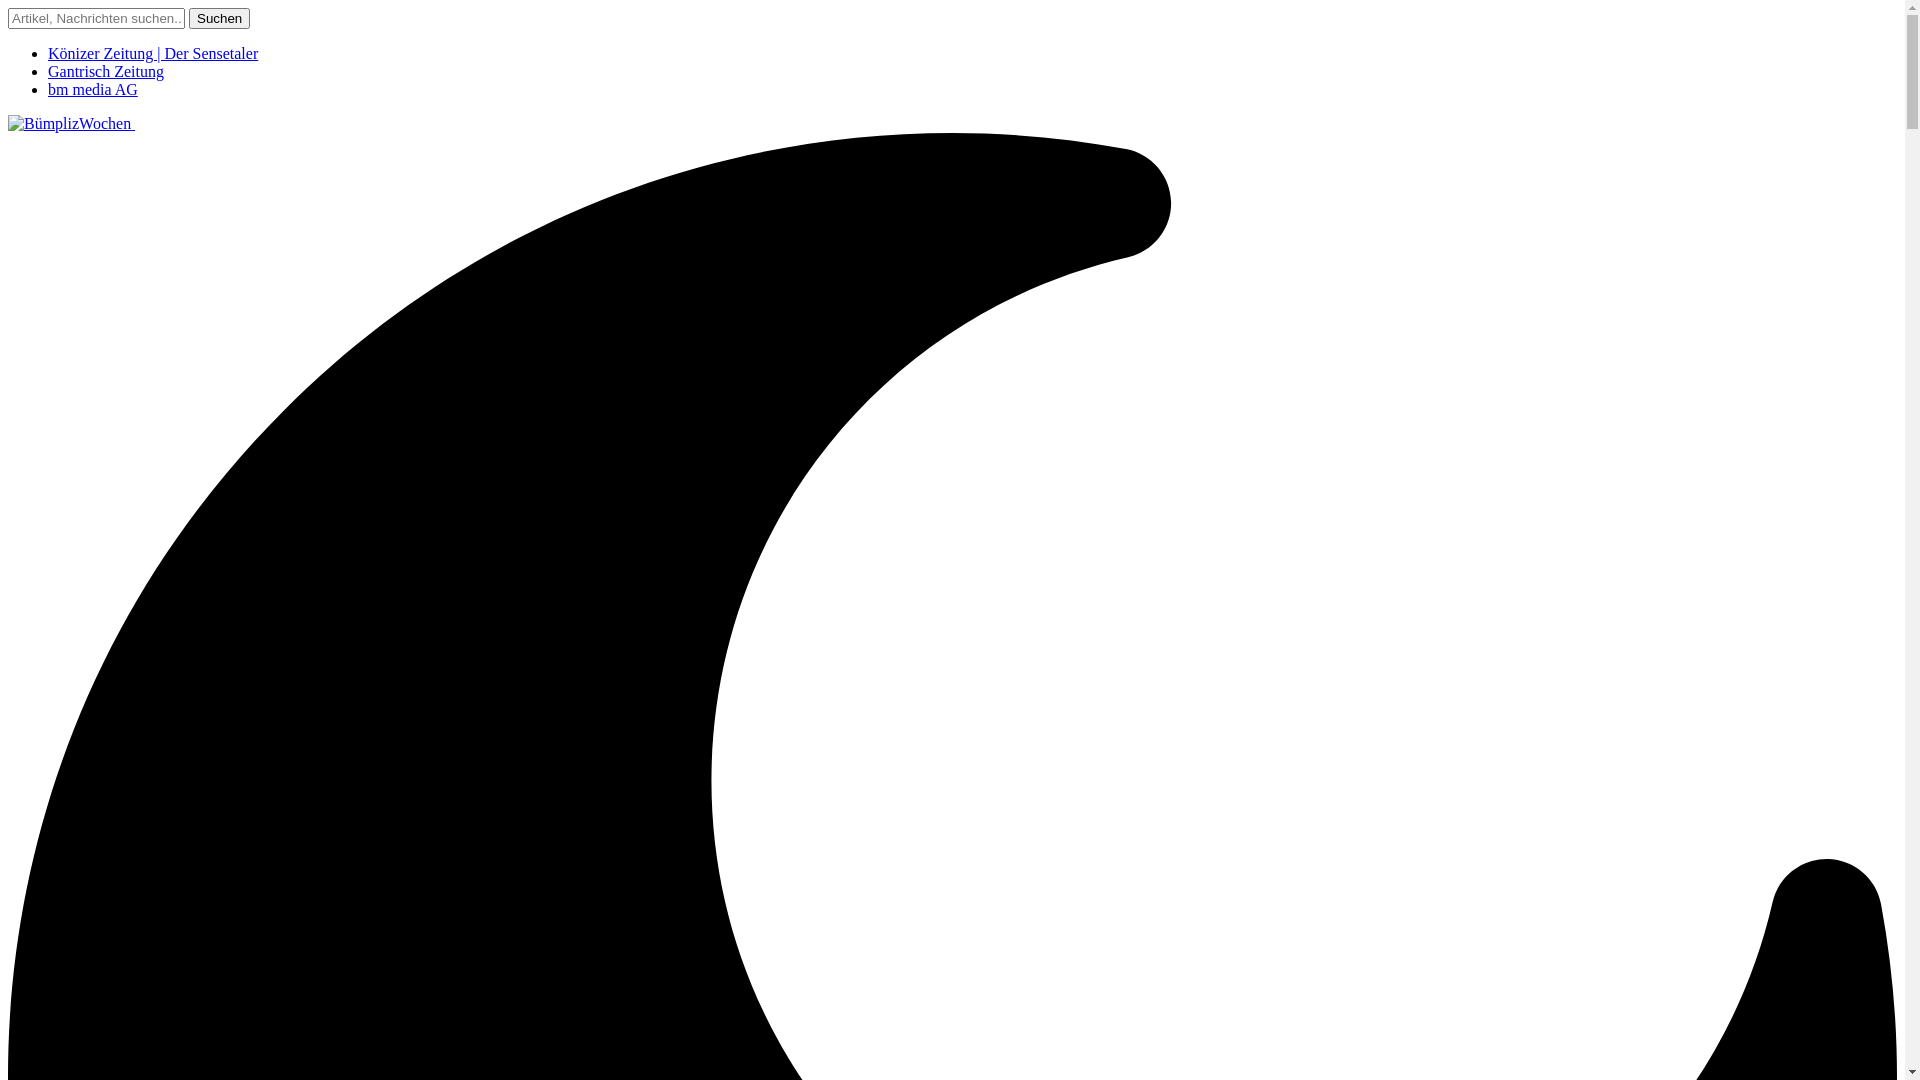  Describe the element at coordinates (48, 88) in the screenshot. I see `'bm media AG'` at that location.